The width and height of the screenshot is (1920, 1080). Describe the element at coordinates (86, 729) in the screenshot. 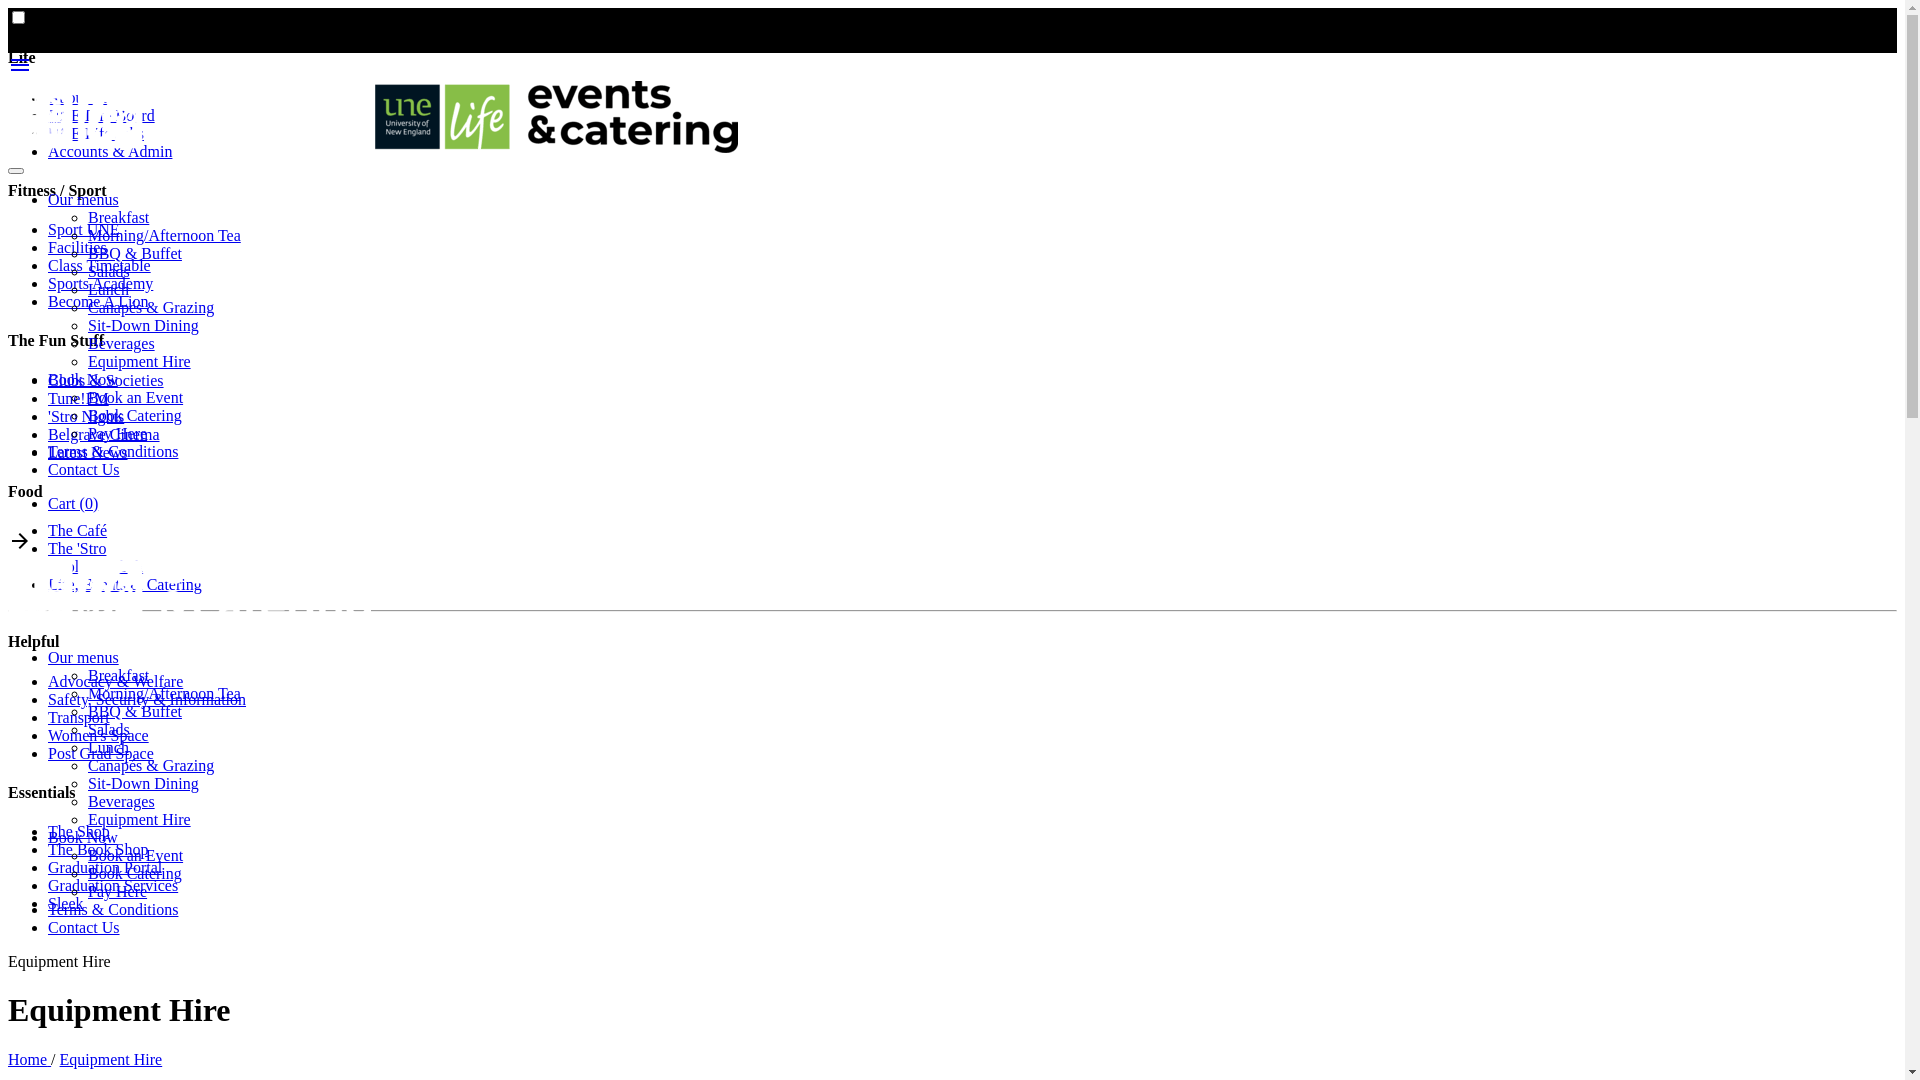

I see `'Salads'` at that location.